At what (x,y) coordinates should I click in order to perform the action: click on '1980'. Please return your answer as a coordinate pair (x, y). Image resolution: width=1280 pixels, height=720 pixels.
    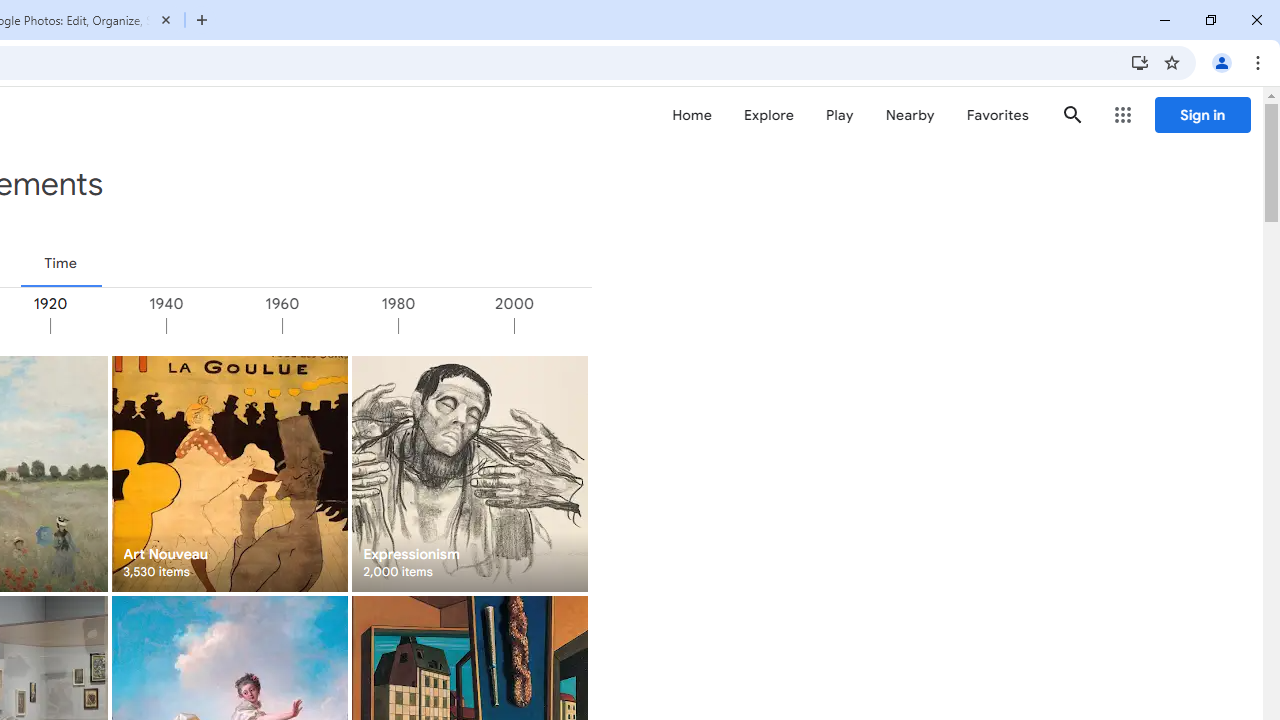
    Looking at the image, I should click on (454, 325).